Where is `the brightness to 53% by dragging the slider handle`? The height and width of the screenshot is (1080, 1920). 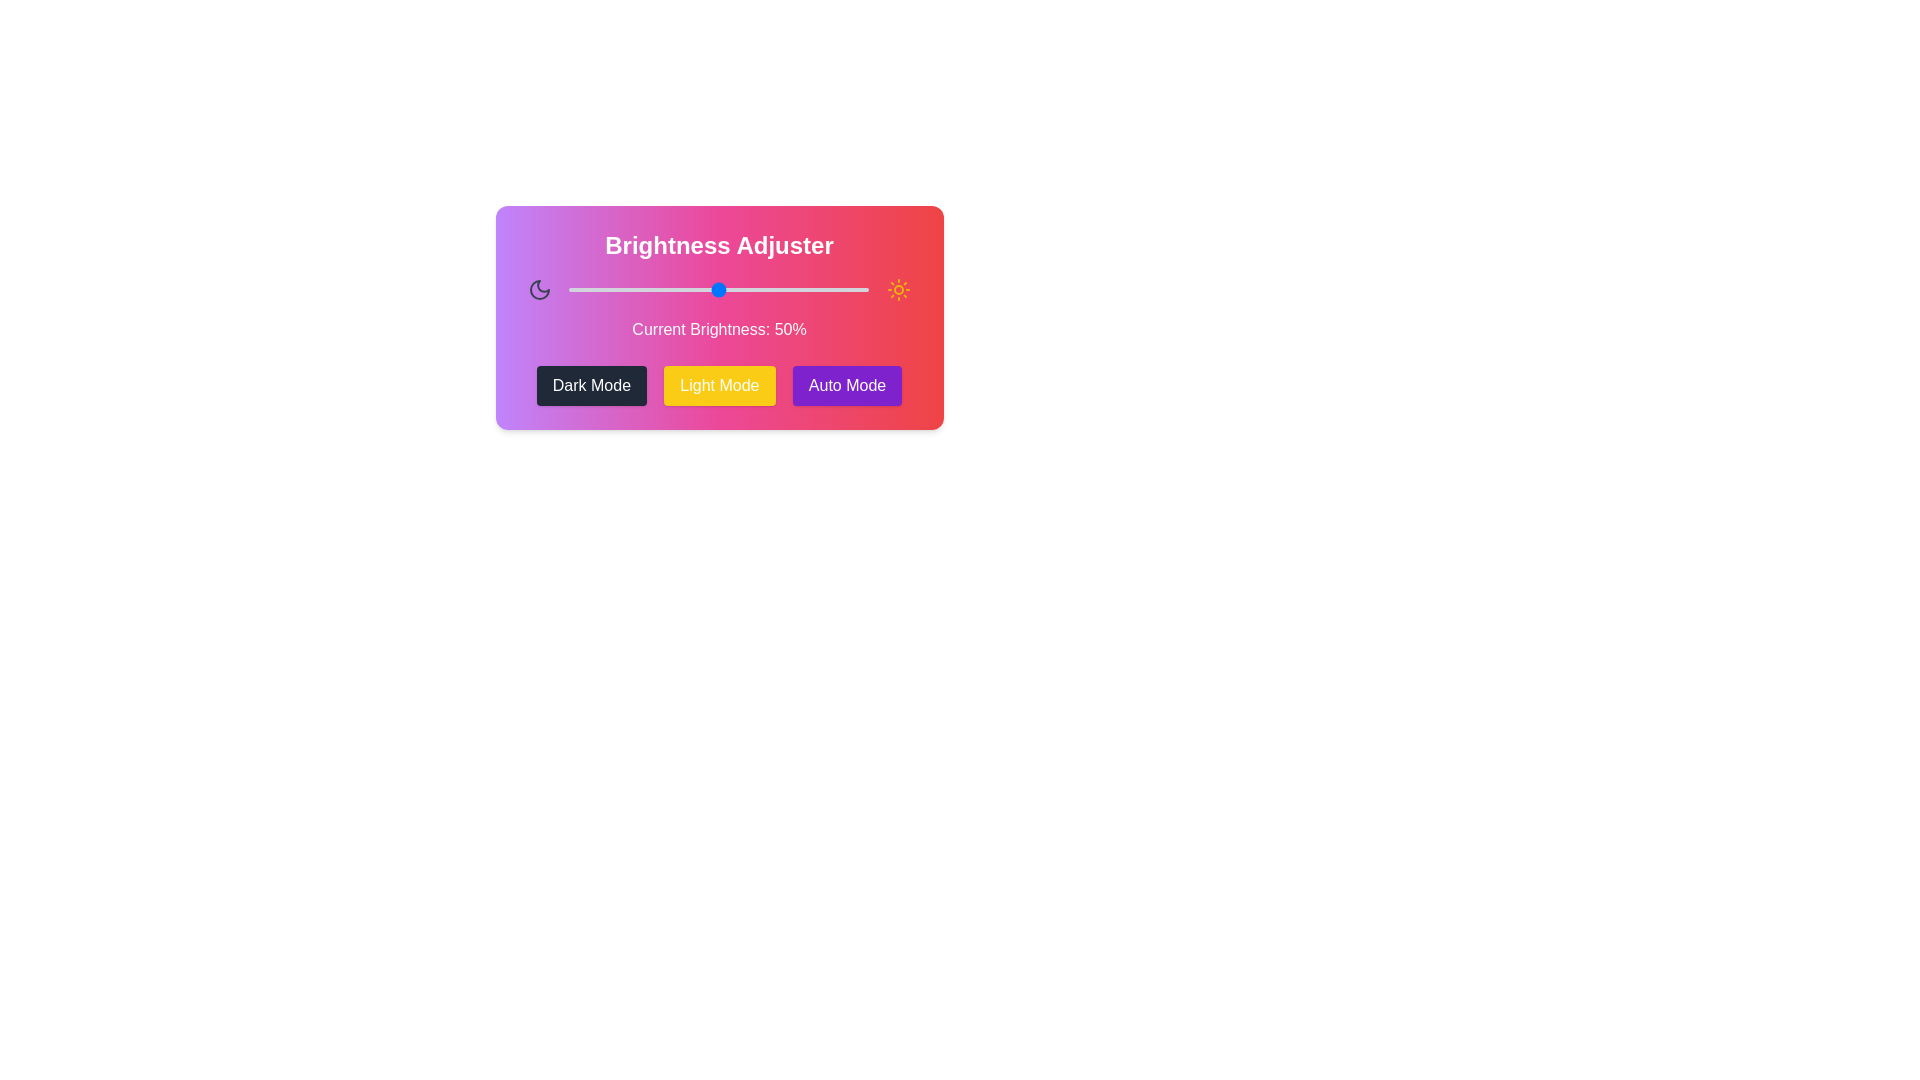
the brightness to 53% by dragging the slider handle is located at coordinates (727, 289).